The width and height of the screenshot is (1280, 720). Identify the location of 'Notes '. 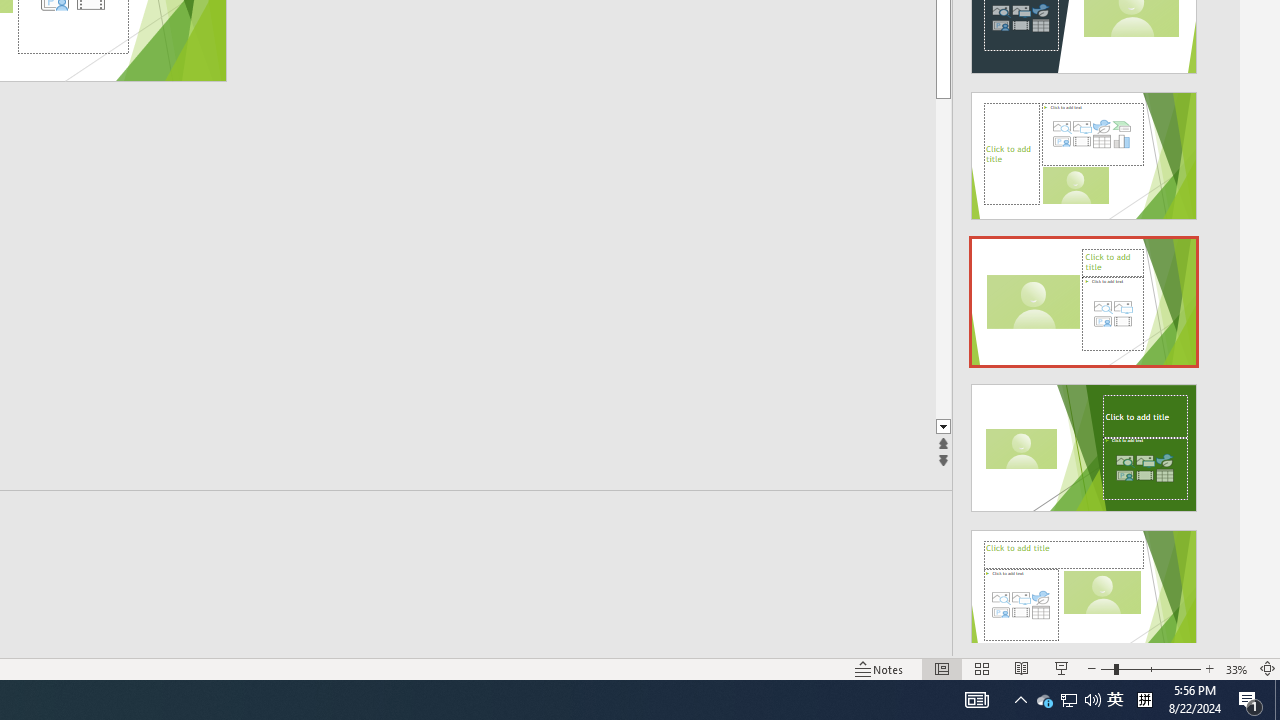
(879, 669).